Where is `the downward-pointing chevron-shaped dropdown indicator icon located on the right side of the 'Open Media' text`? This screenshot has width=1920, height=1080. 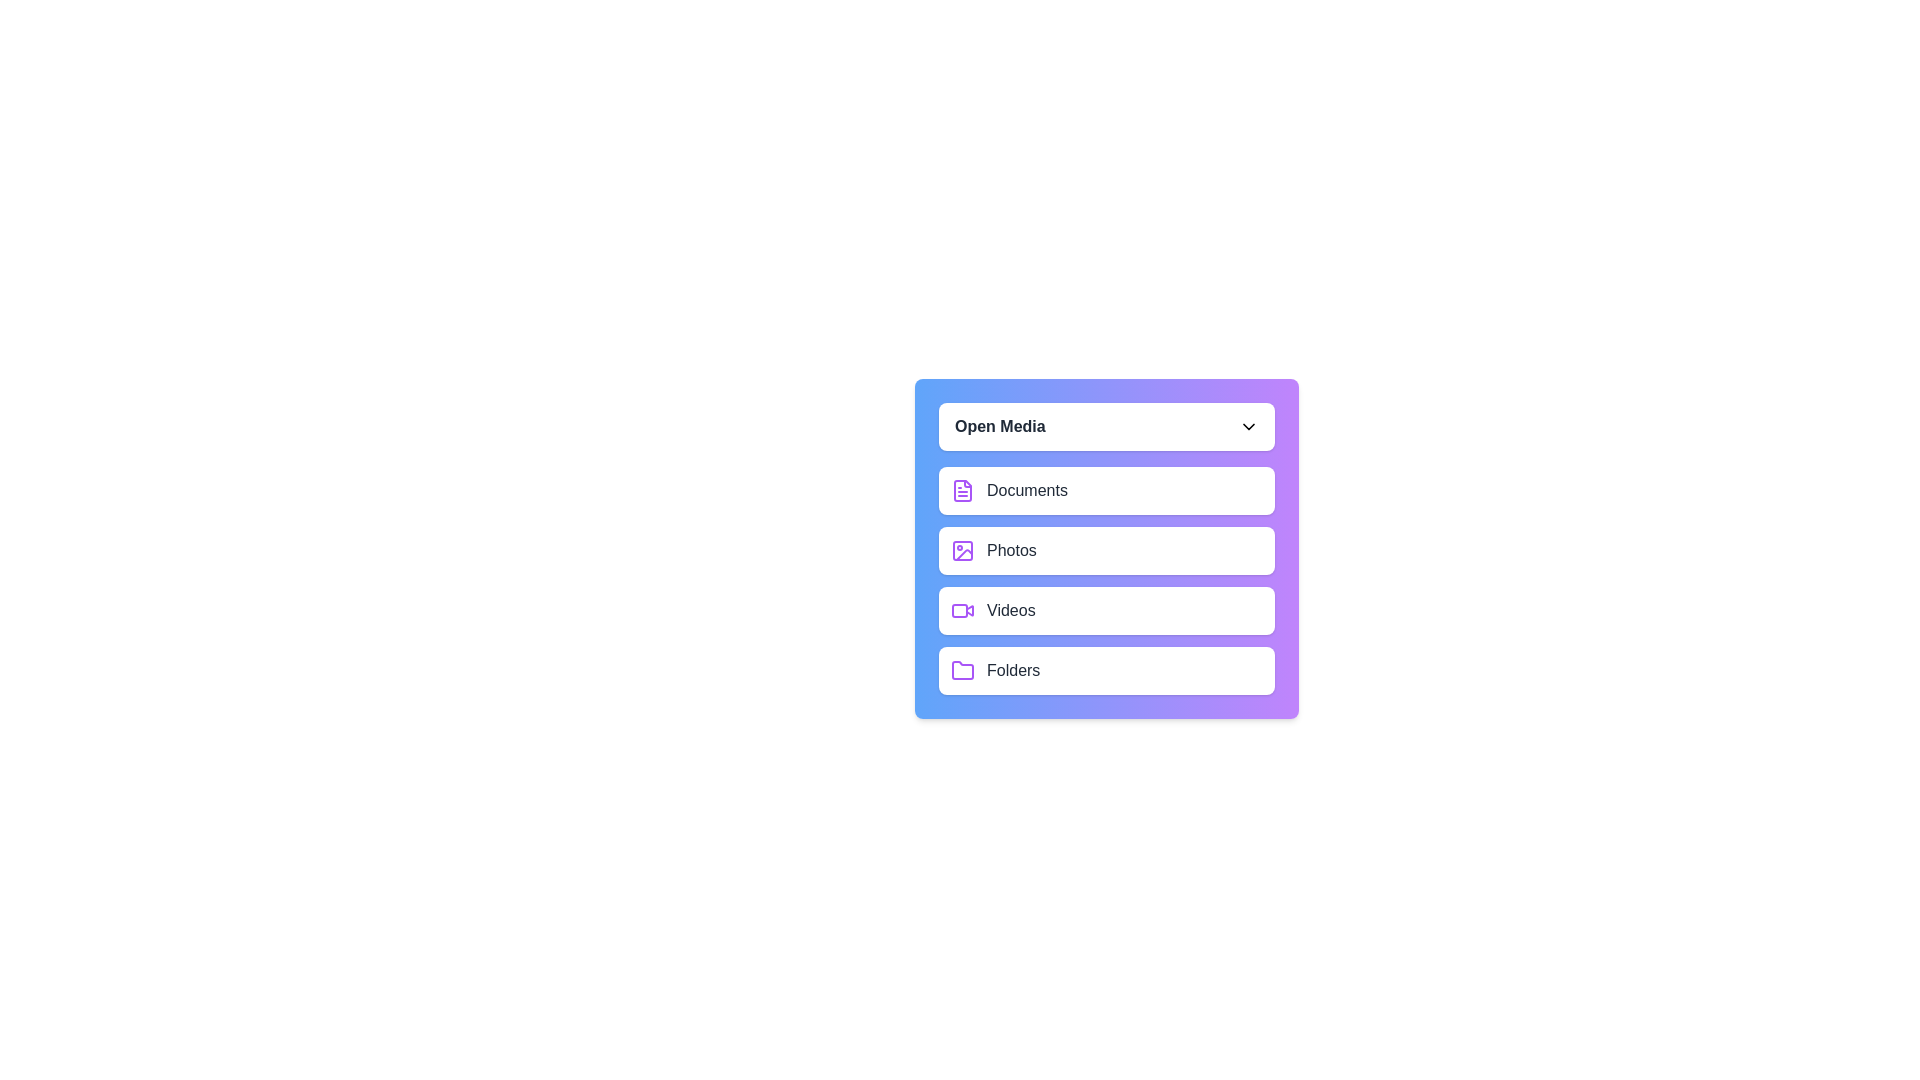 the downward-pointing chevron-shaped dropdown indicator icon located on the right side of the 'Open Media' text is located at coordinates (1247, 426).